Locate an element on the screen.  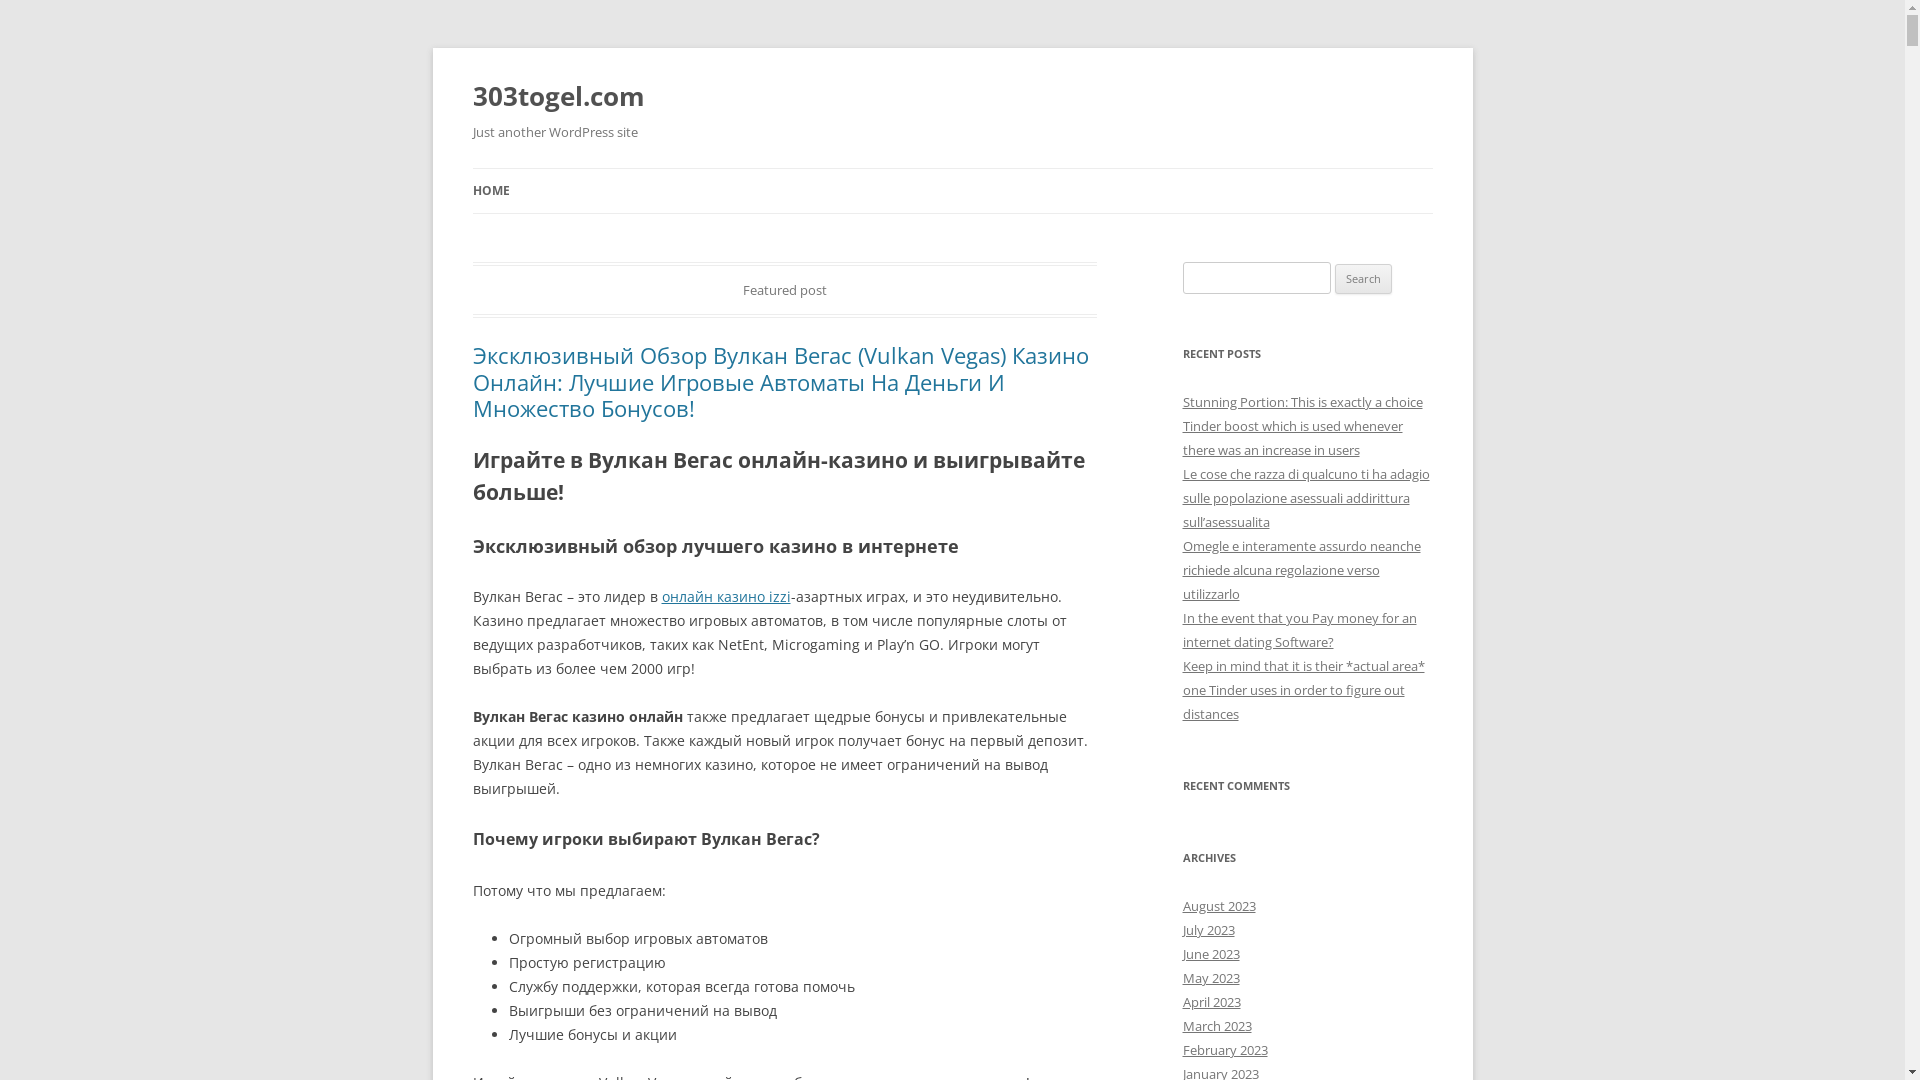
'Search' is located at coordinates (1362, 278).